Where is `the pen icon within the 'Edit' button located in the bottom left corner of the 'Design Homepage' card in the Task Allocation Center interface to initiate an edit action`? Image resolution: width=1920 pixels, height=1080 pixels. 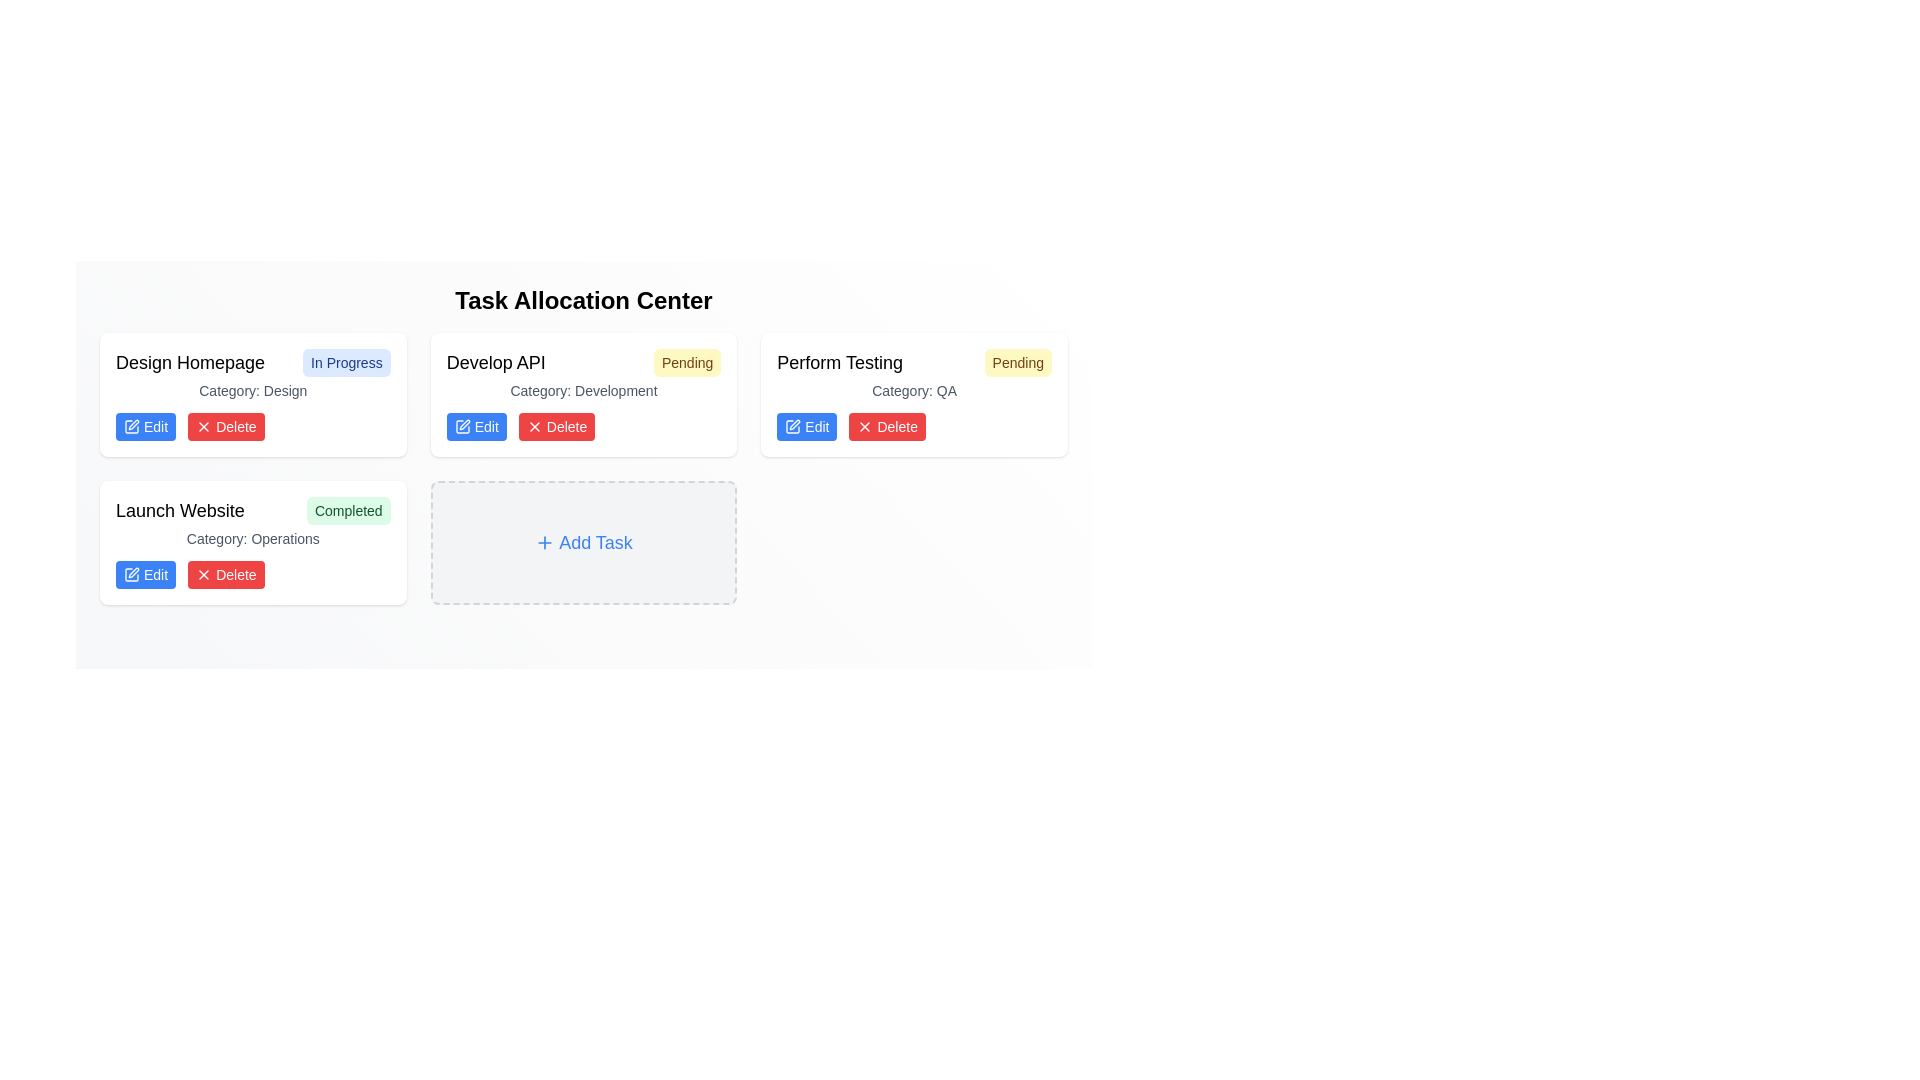 the pen icon within the 'Edit' button located in the bottom left corner of the 'Design Homepage' card in the Task Allocation Center interface to initiate an edit action is located at coordinates (131, 426).